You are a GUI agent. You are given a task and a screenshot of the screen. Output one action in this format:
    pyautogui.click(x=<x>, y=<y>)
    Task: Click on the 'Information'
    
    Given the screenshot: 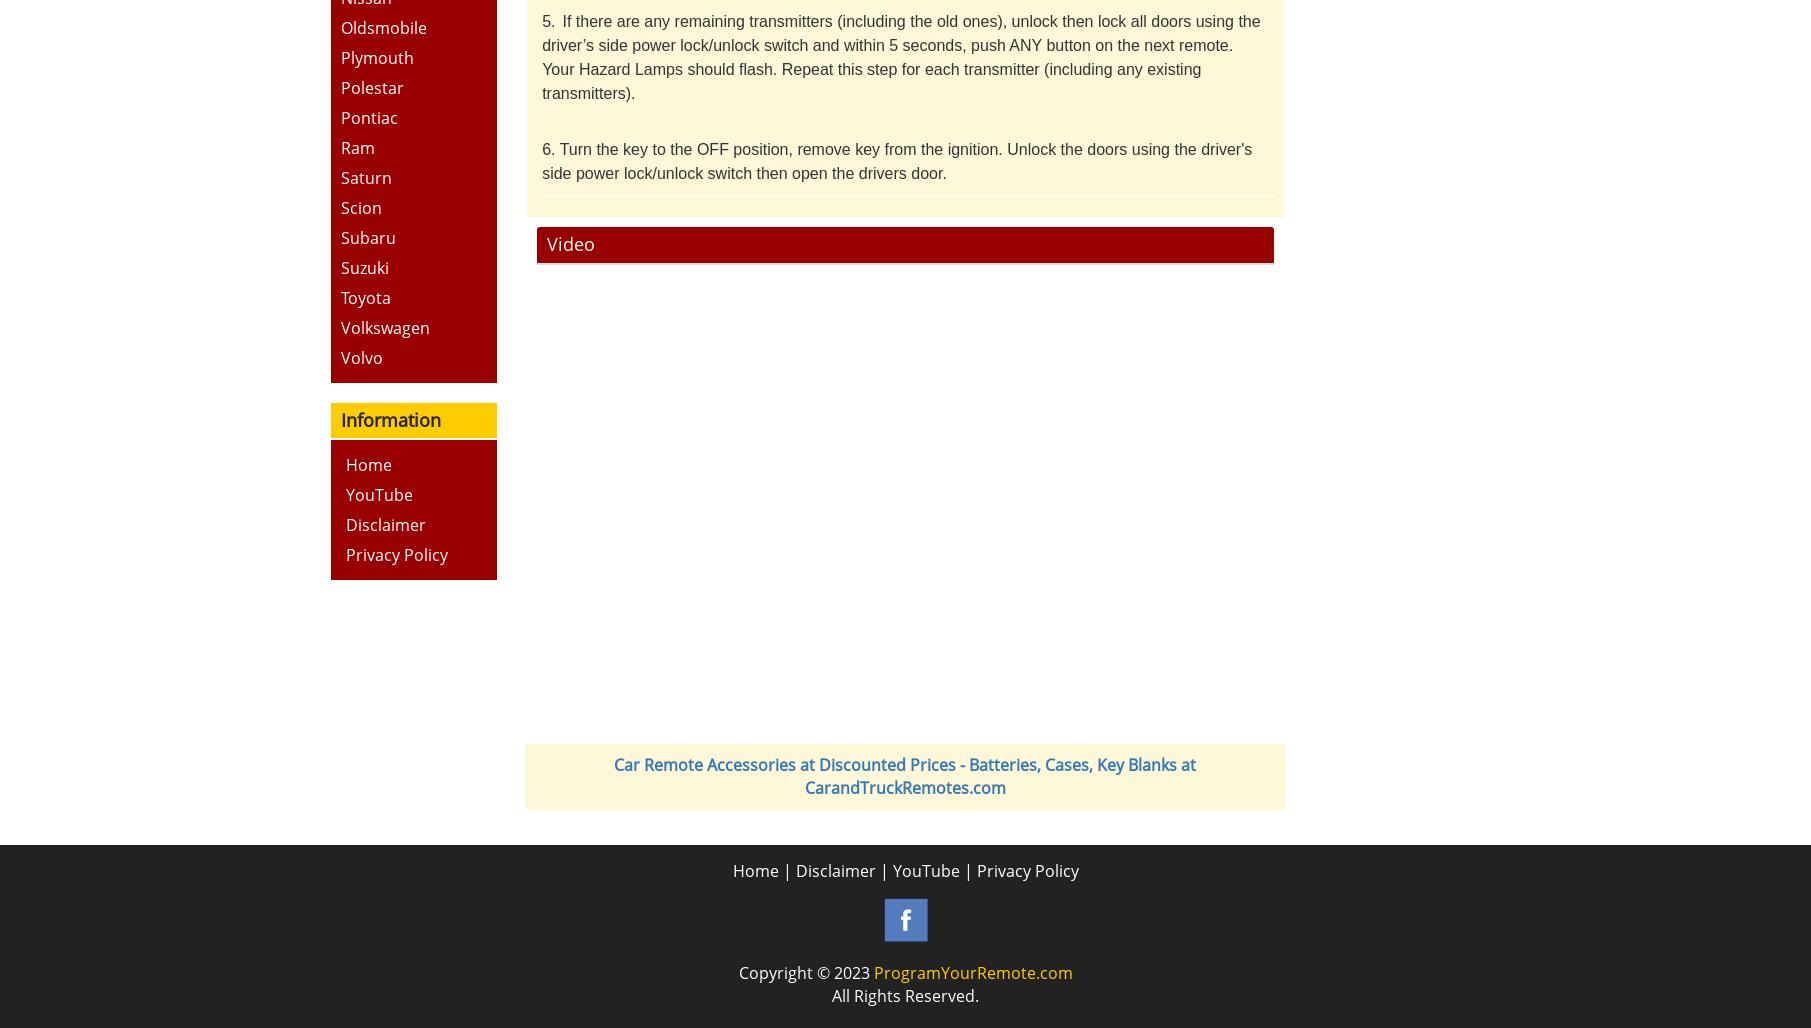 What is the action you would take?
    pyautogui.click(x=389, y=419)
    